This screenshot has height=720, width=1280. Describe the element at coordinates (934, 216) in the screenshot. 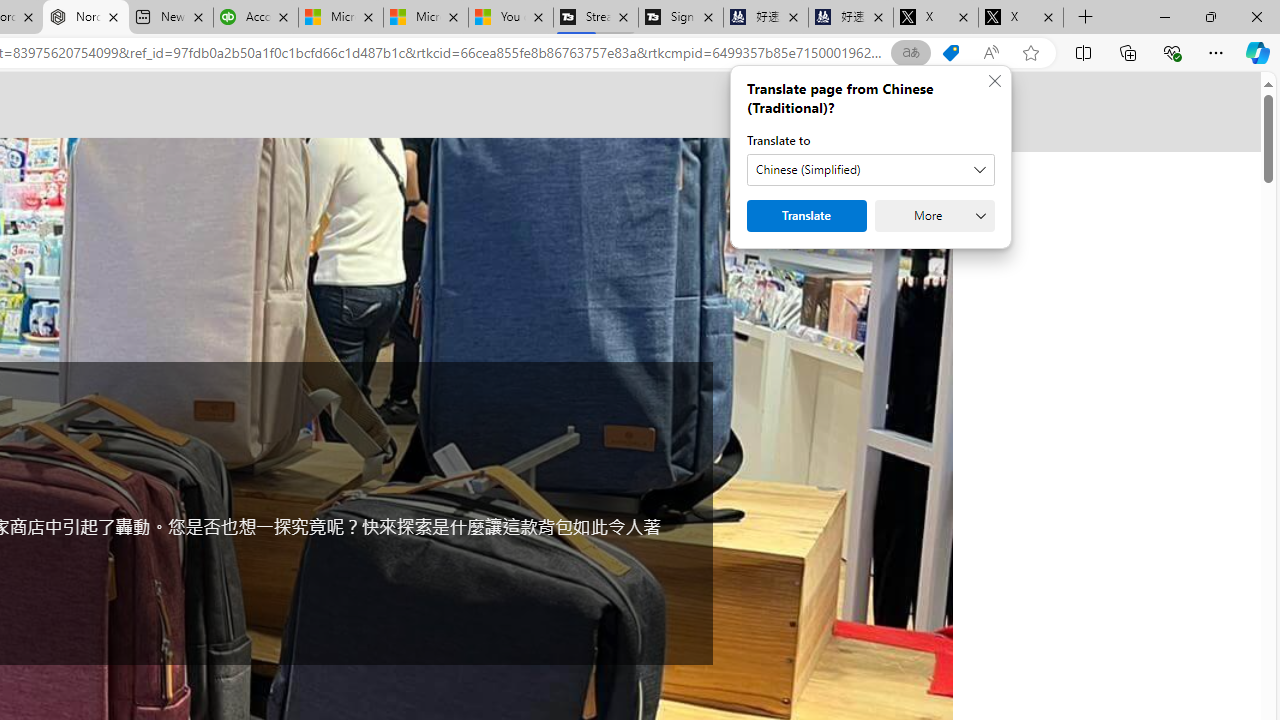

I see `'More'` at that location.